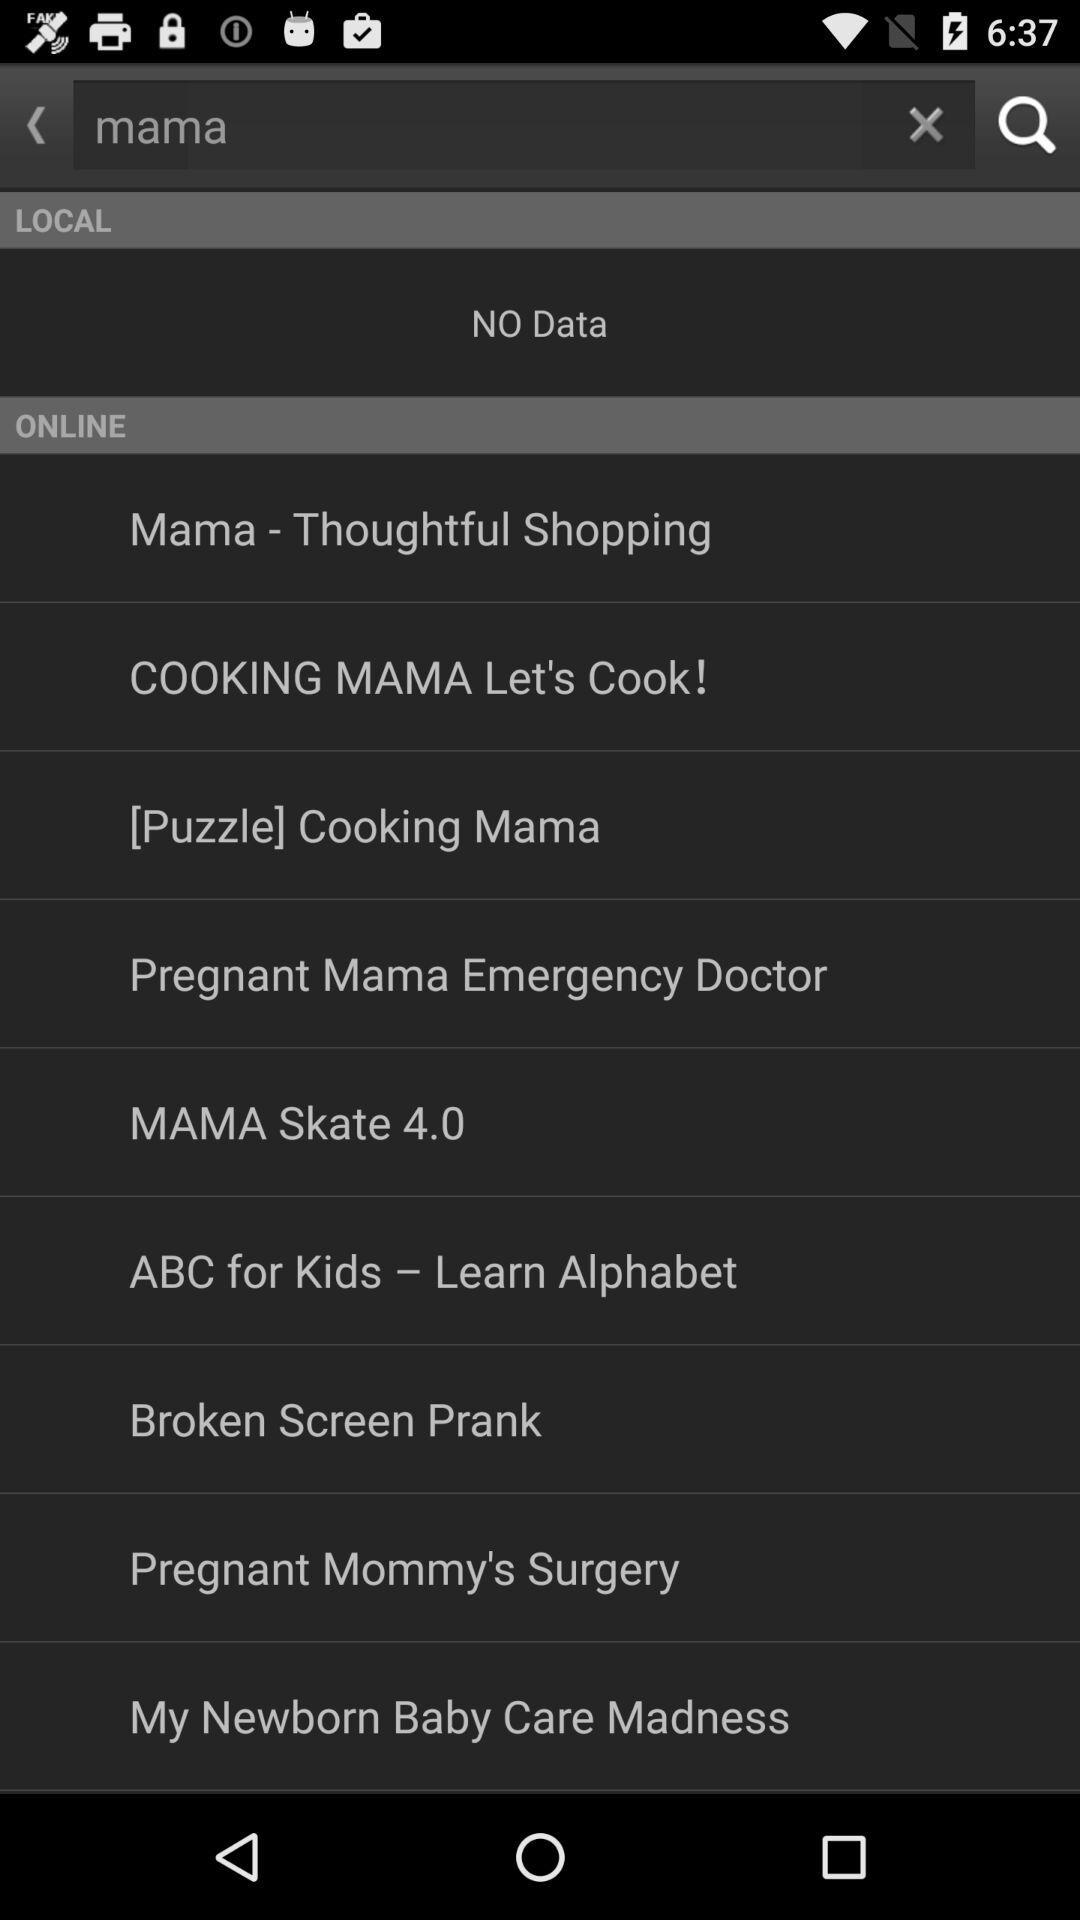 The width and height of the screenshot is (1080, 1920). I want to click on clears the text, so click(925, 123).